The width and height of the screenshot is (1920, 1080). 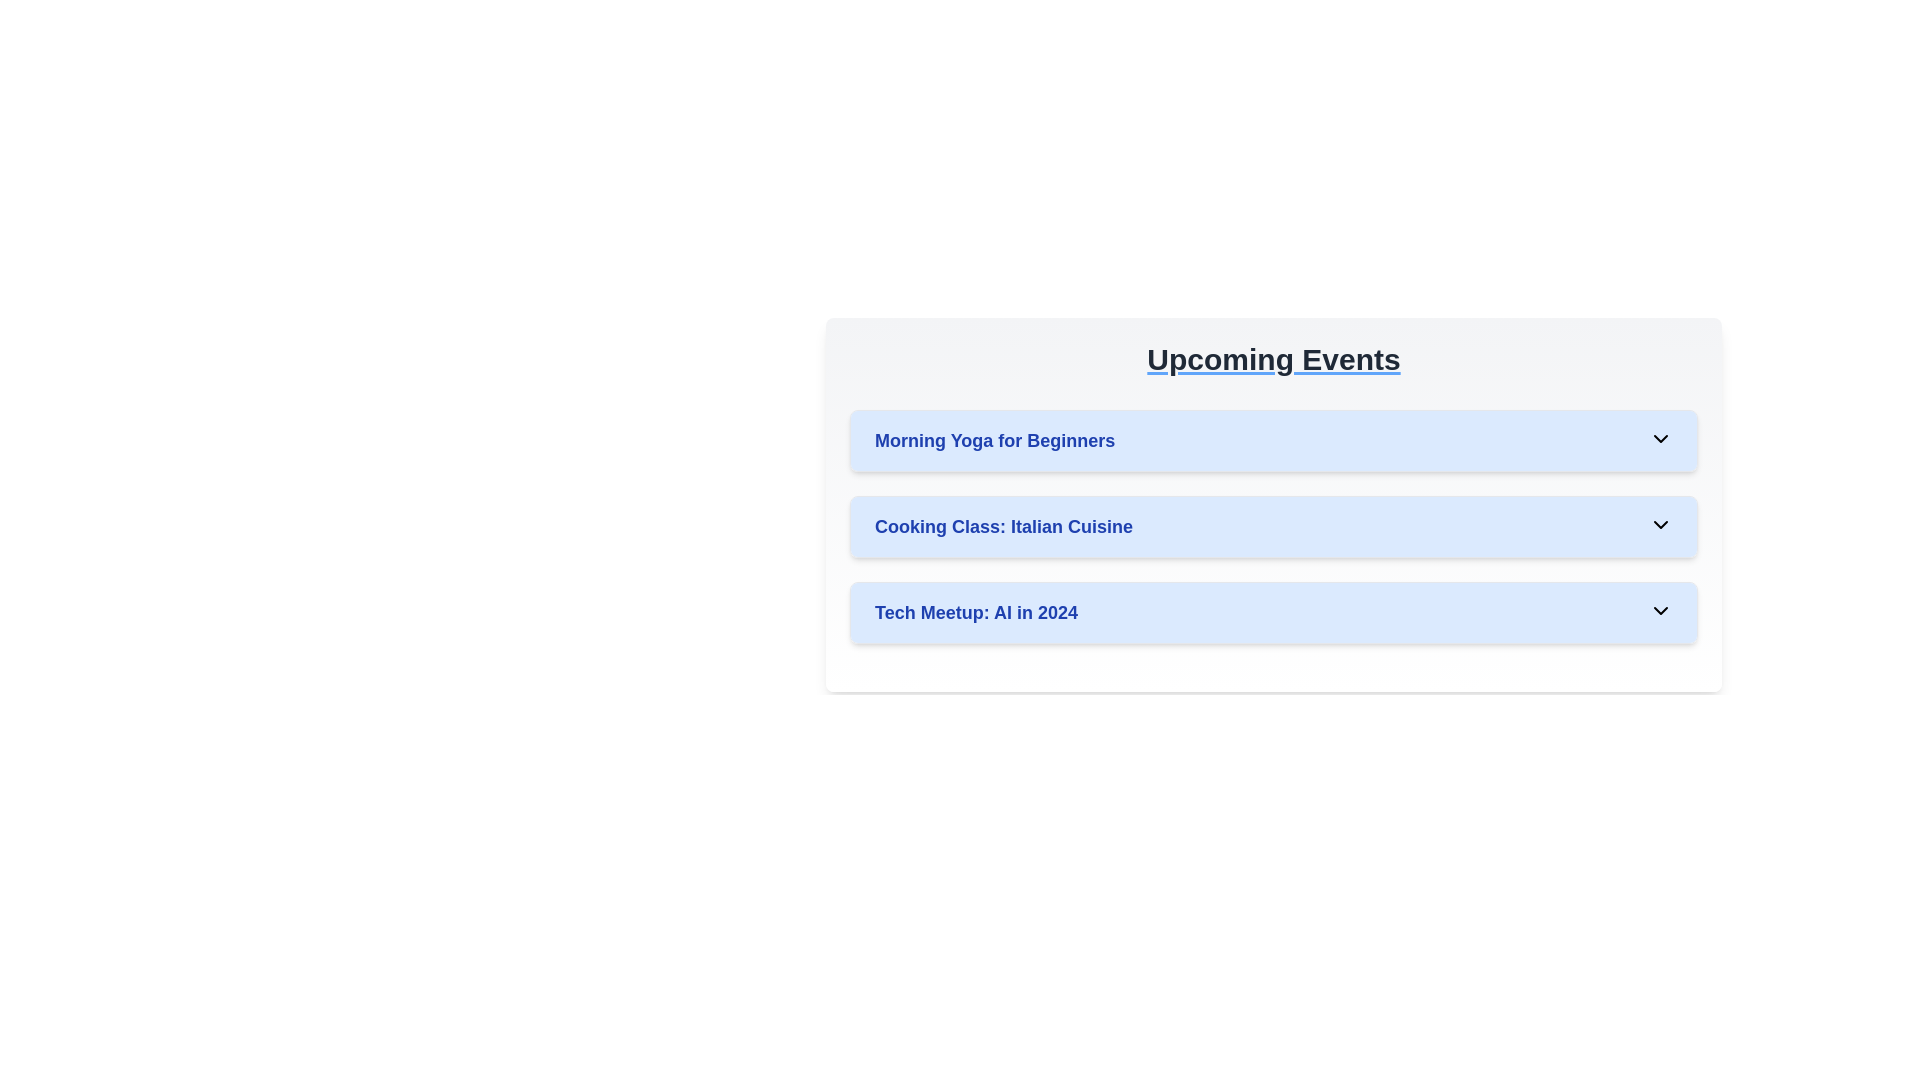 What do you see at coordinates (1272, 439) in the screenshot?
I see `the first button in the 'Upcoming Events' section` at bounding box center [1272, 439].